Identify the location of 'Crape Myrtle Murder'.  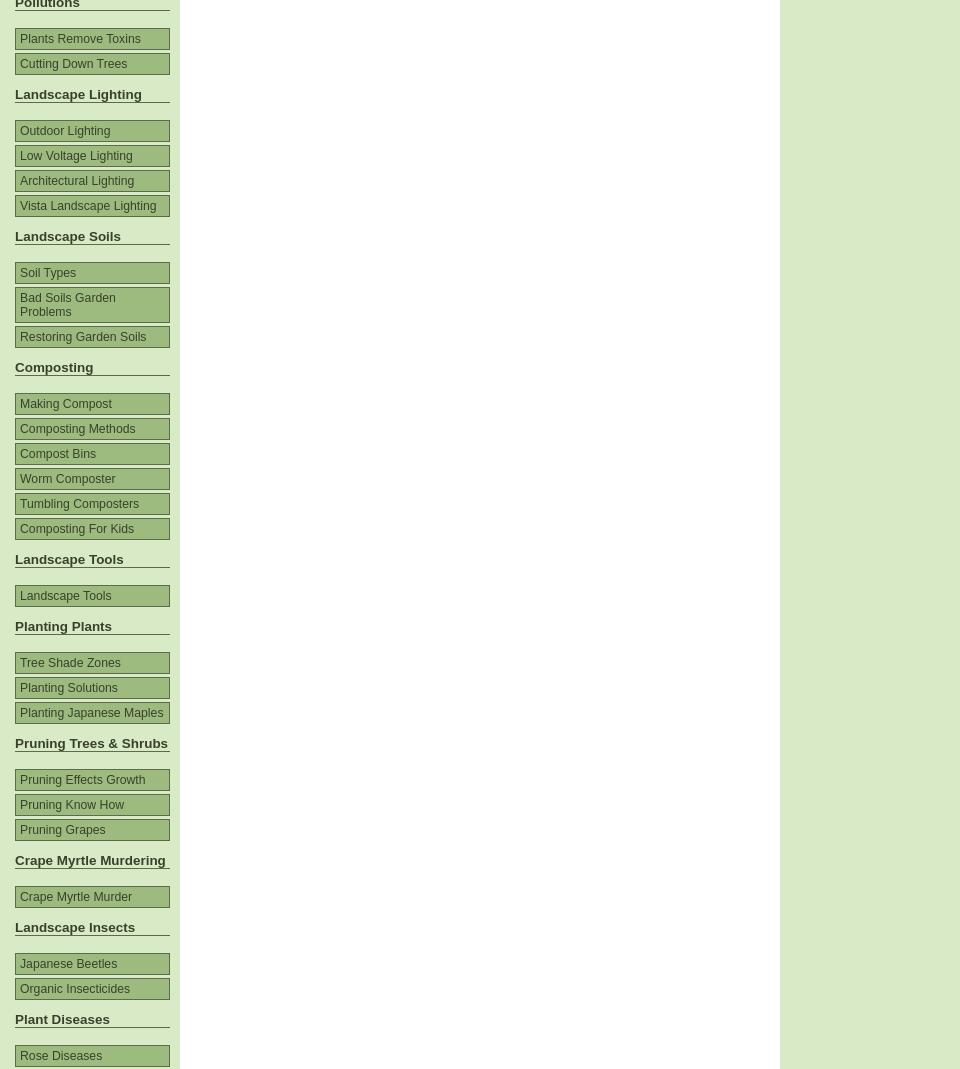
(76, 895).